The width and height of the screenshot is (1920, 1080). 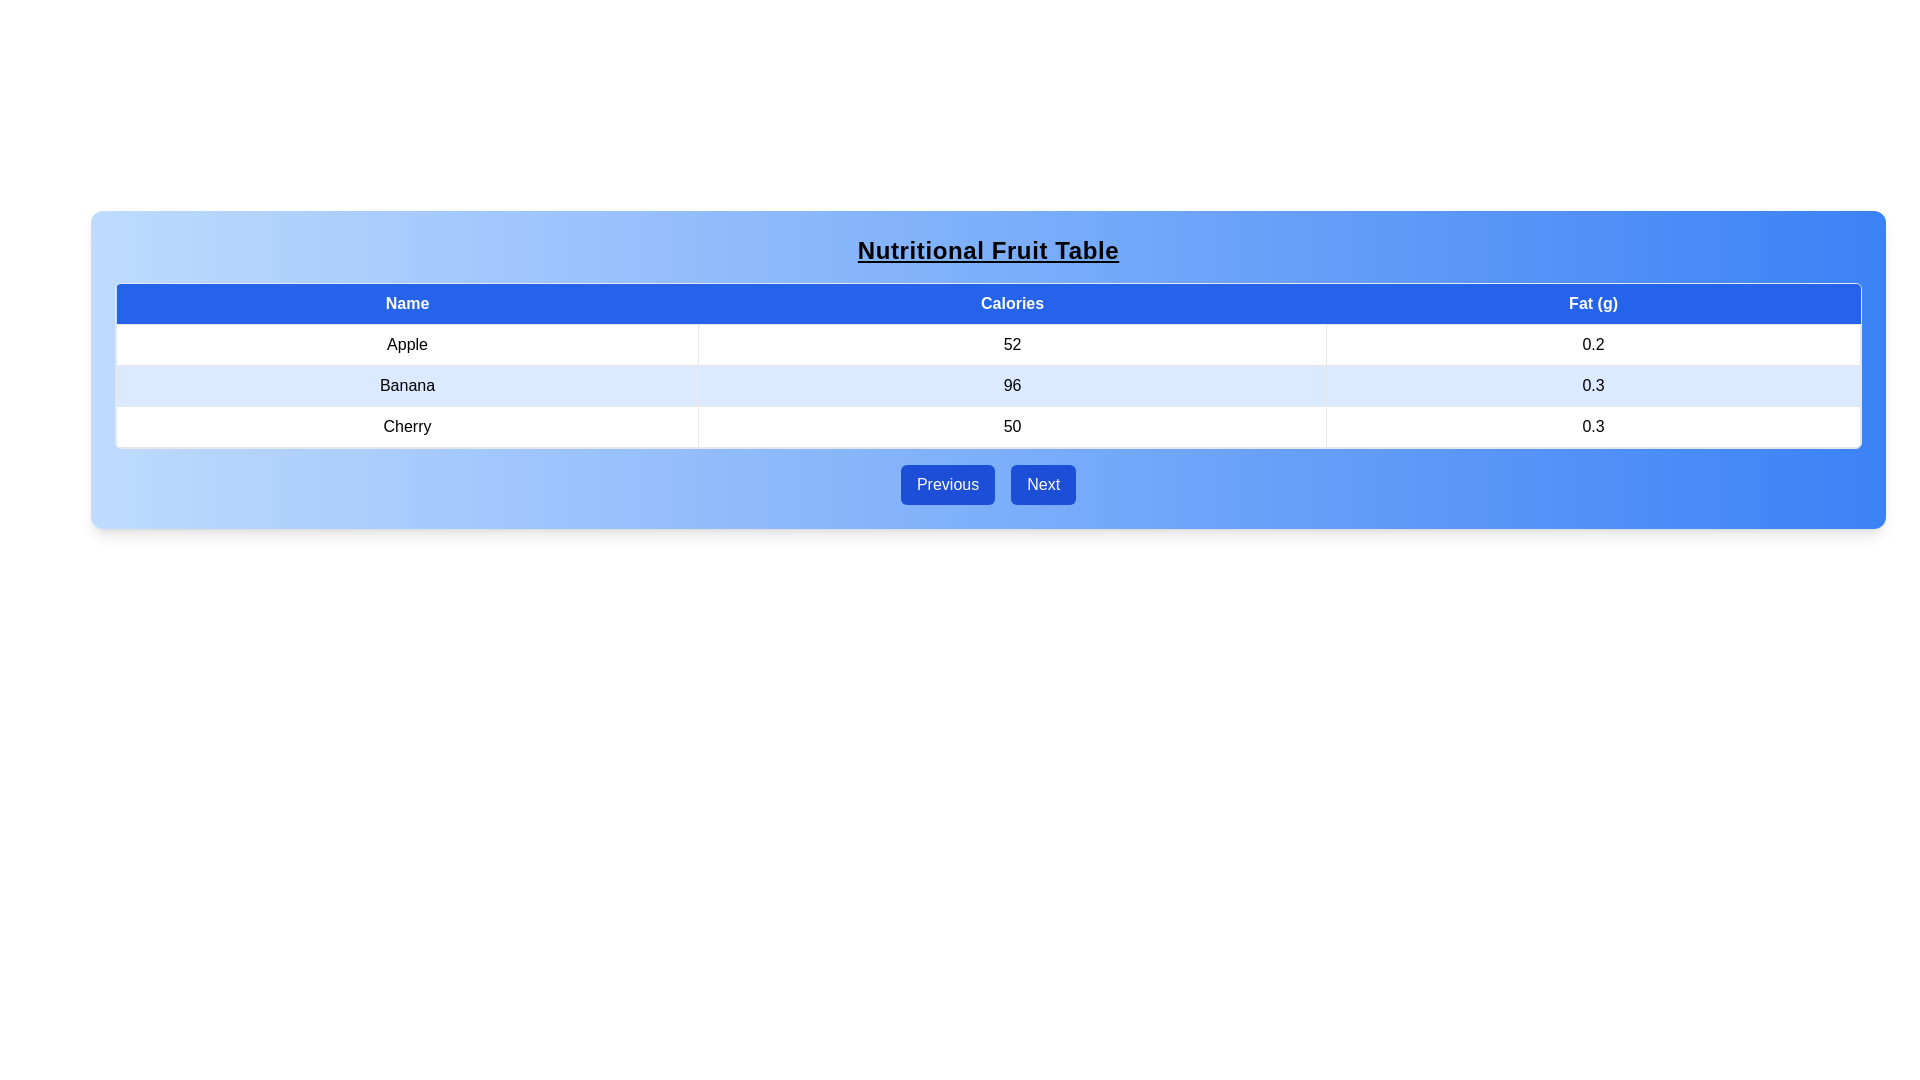 I want to click on the cells of the Table Row representing the fruit 'Cherry', which is the third entry in the table, so click(x=988, y=426).